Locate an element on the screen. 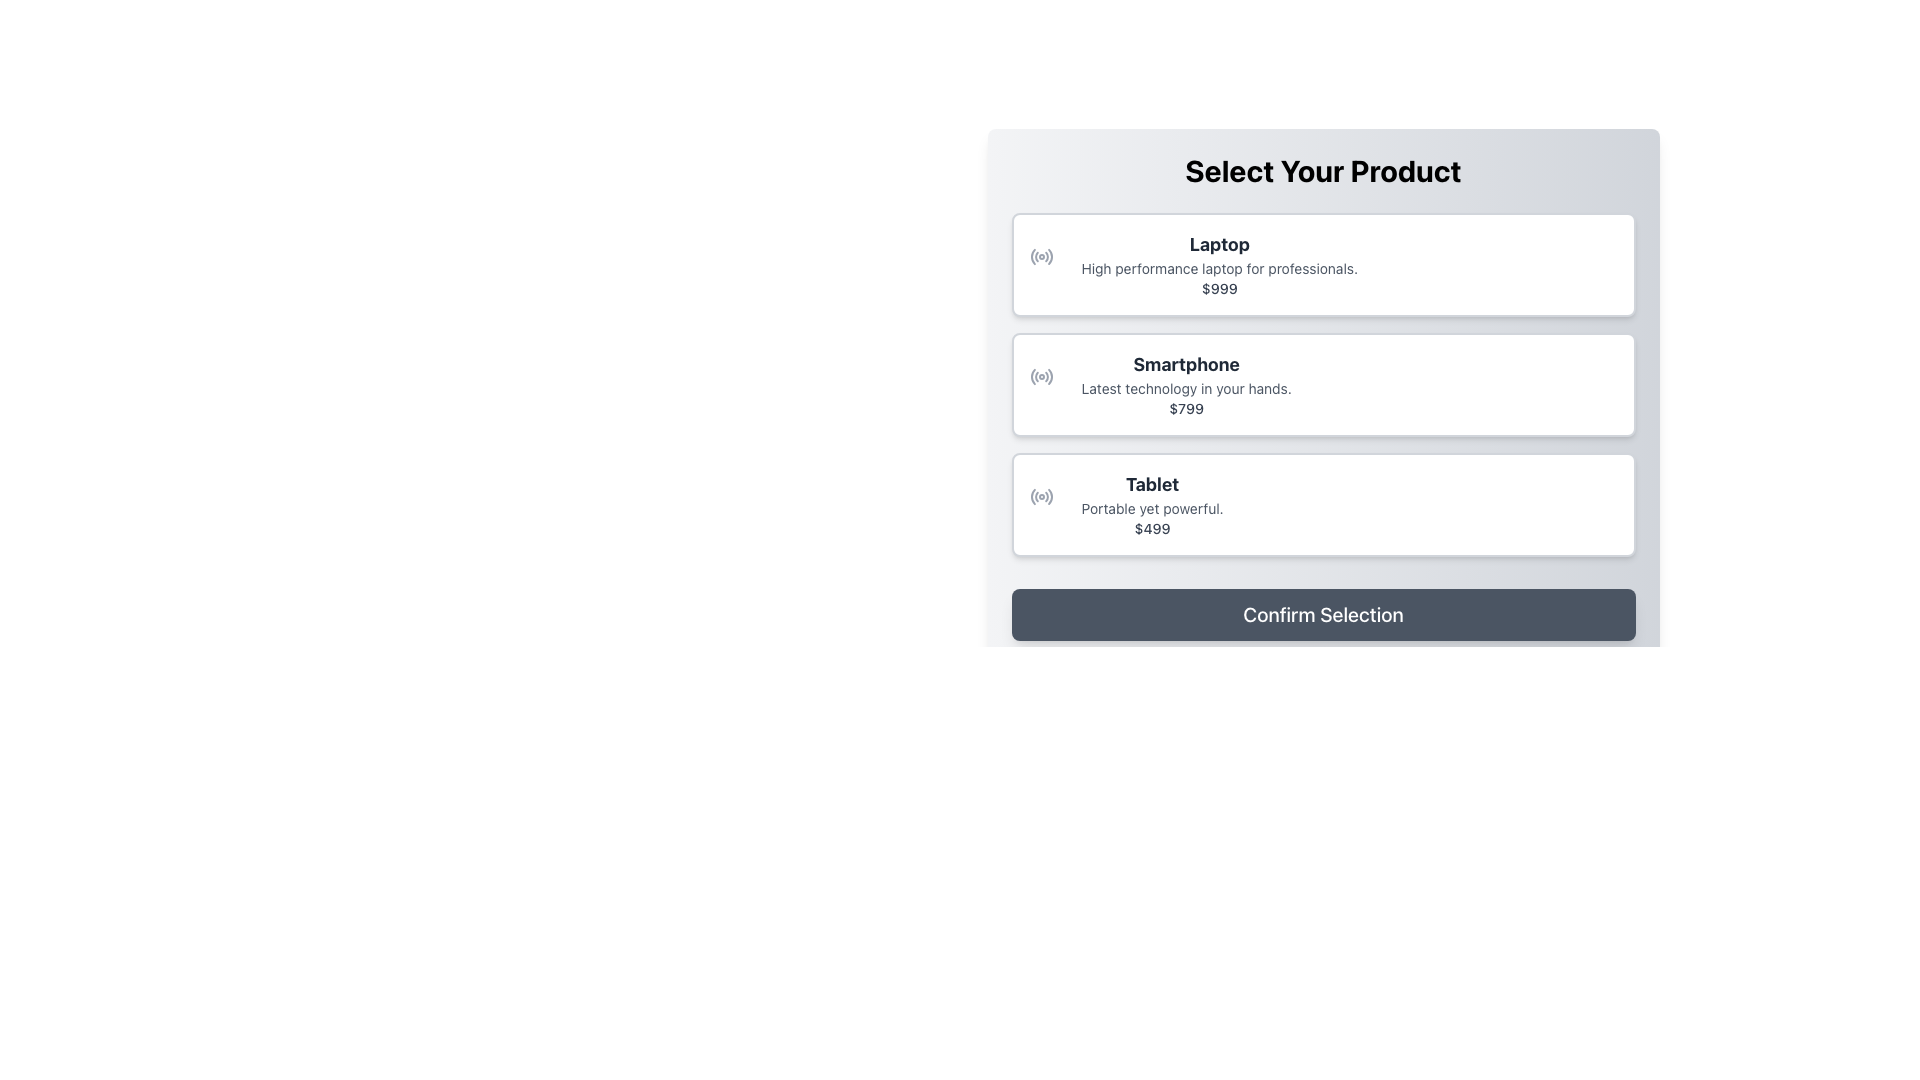  the wide rectangular button labeled 'Confirm Selection' at the bottom of the modal is located at coordinates (1323, 613).